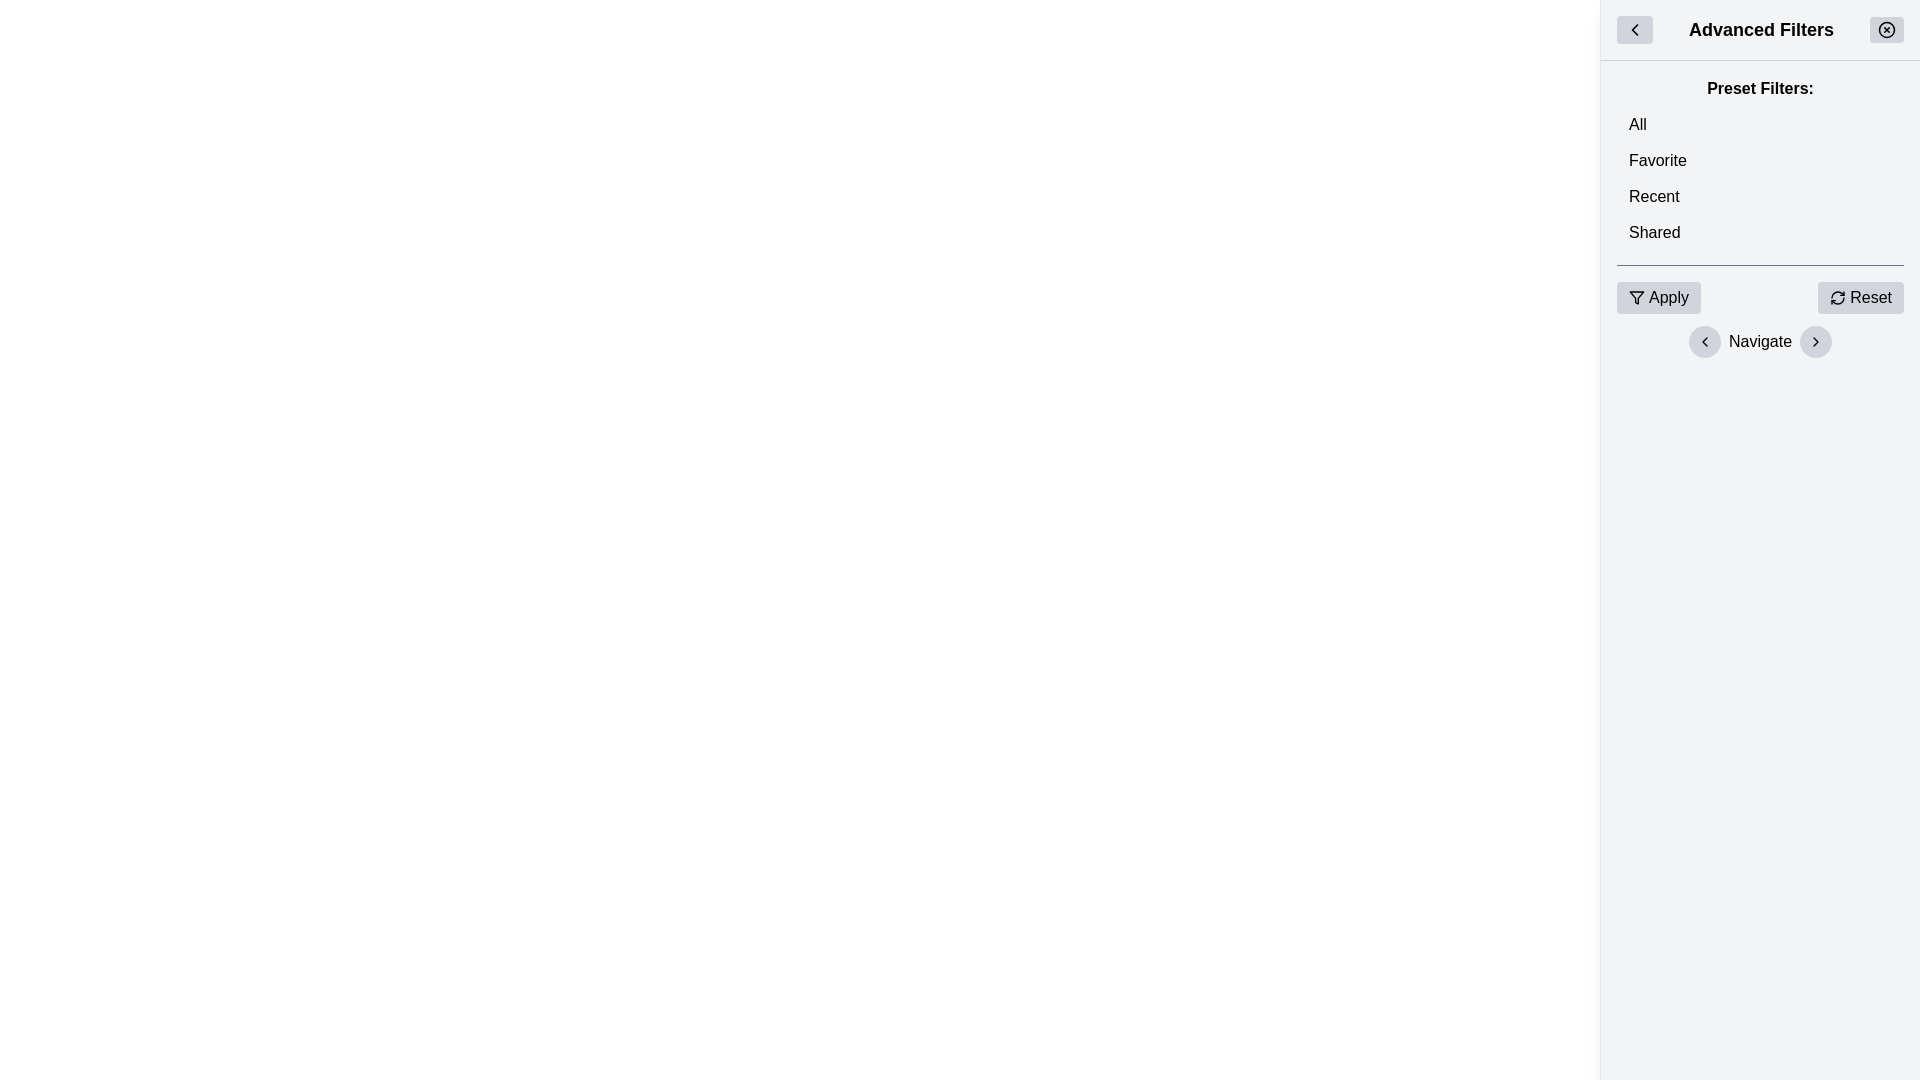  I want to click on the 'Apply Filters' button located in the top-right corner of the panel to implement the chosen filtering criteria, so click(1659, 297).